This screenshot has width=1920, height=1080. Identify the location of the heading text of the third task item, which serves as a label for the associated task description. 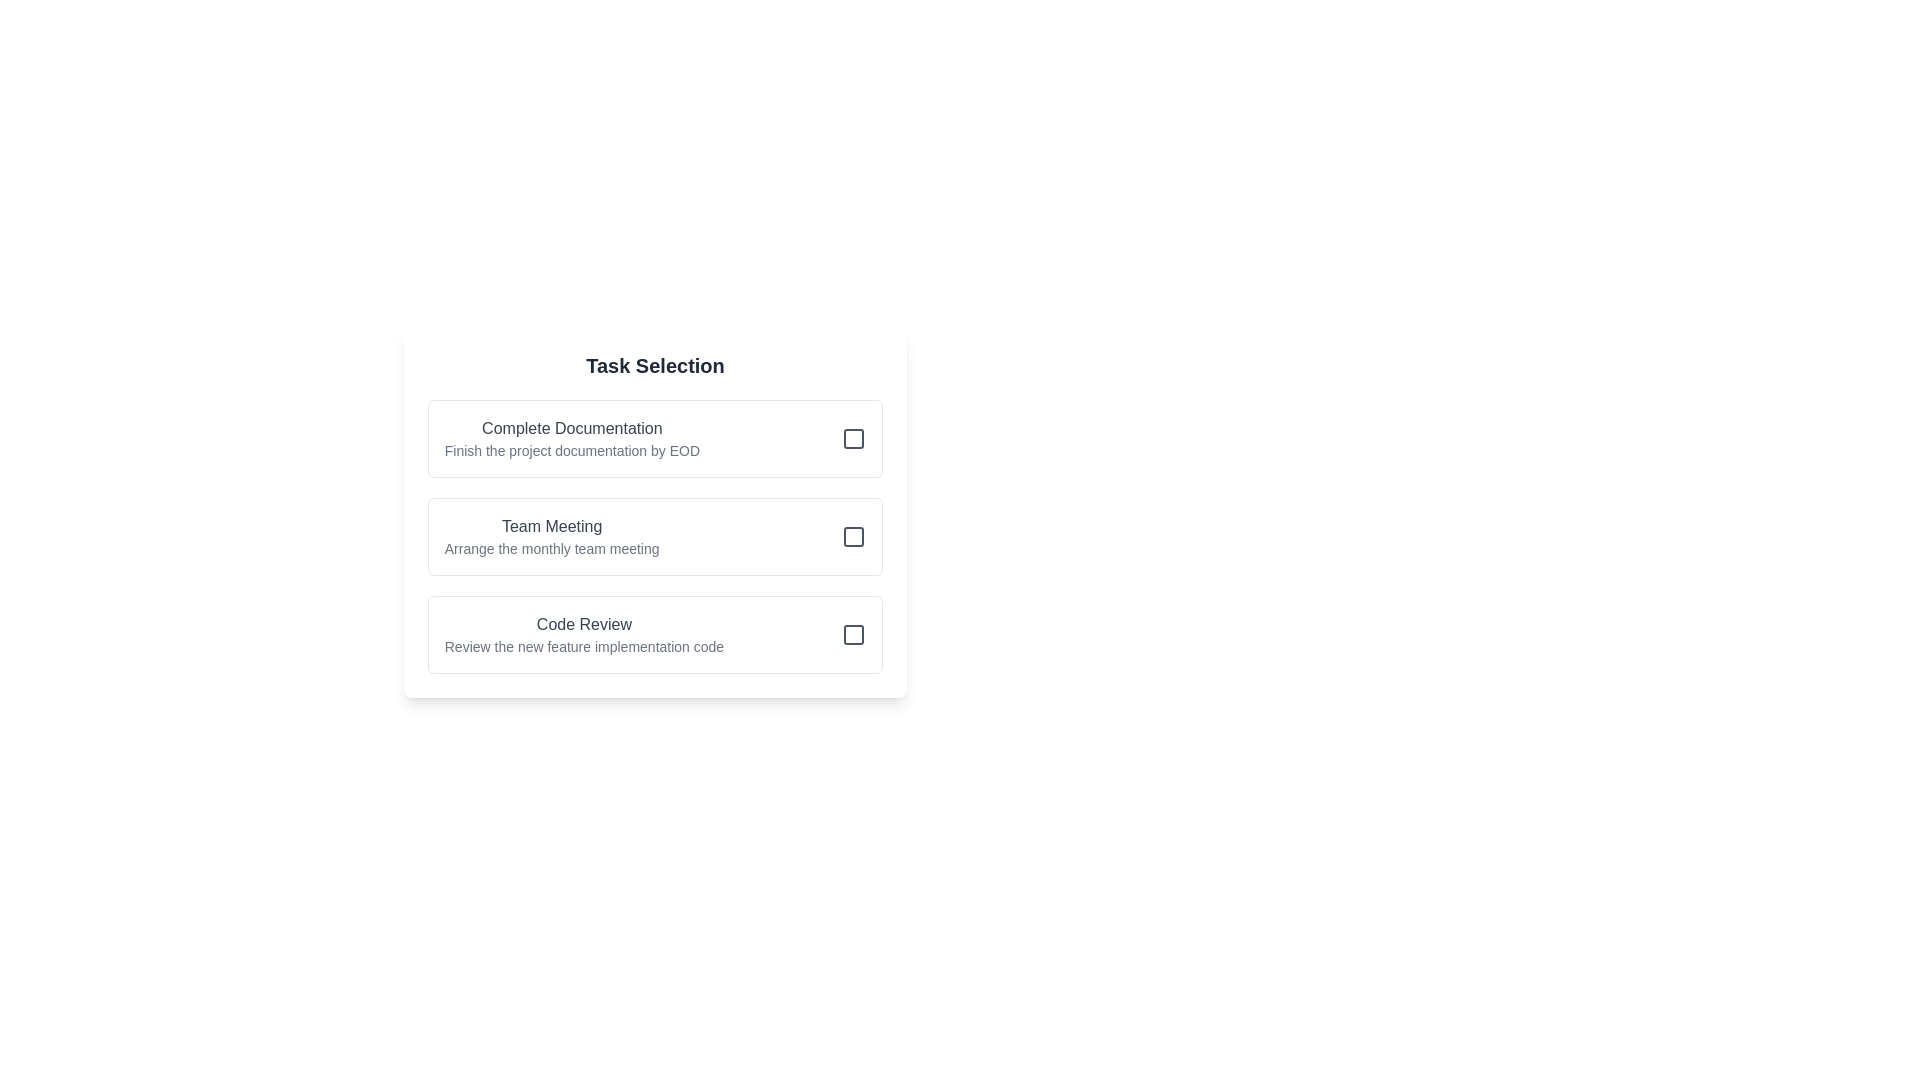
(583, 623).